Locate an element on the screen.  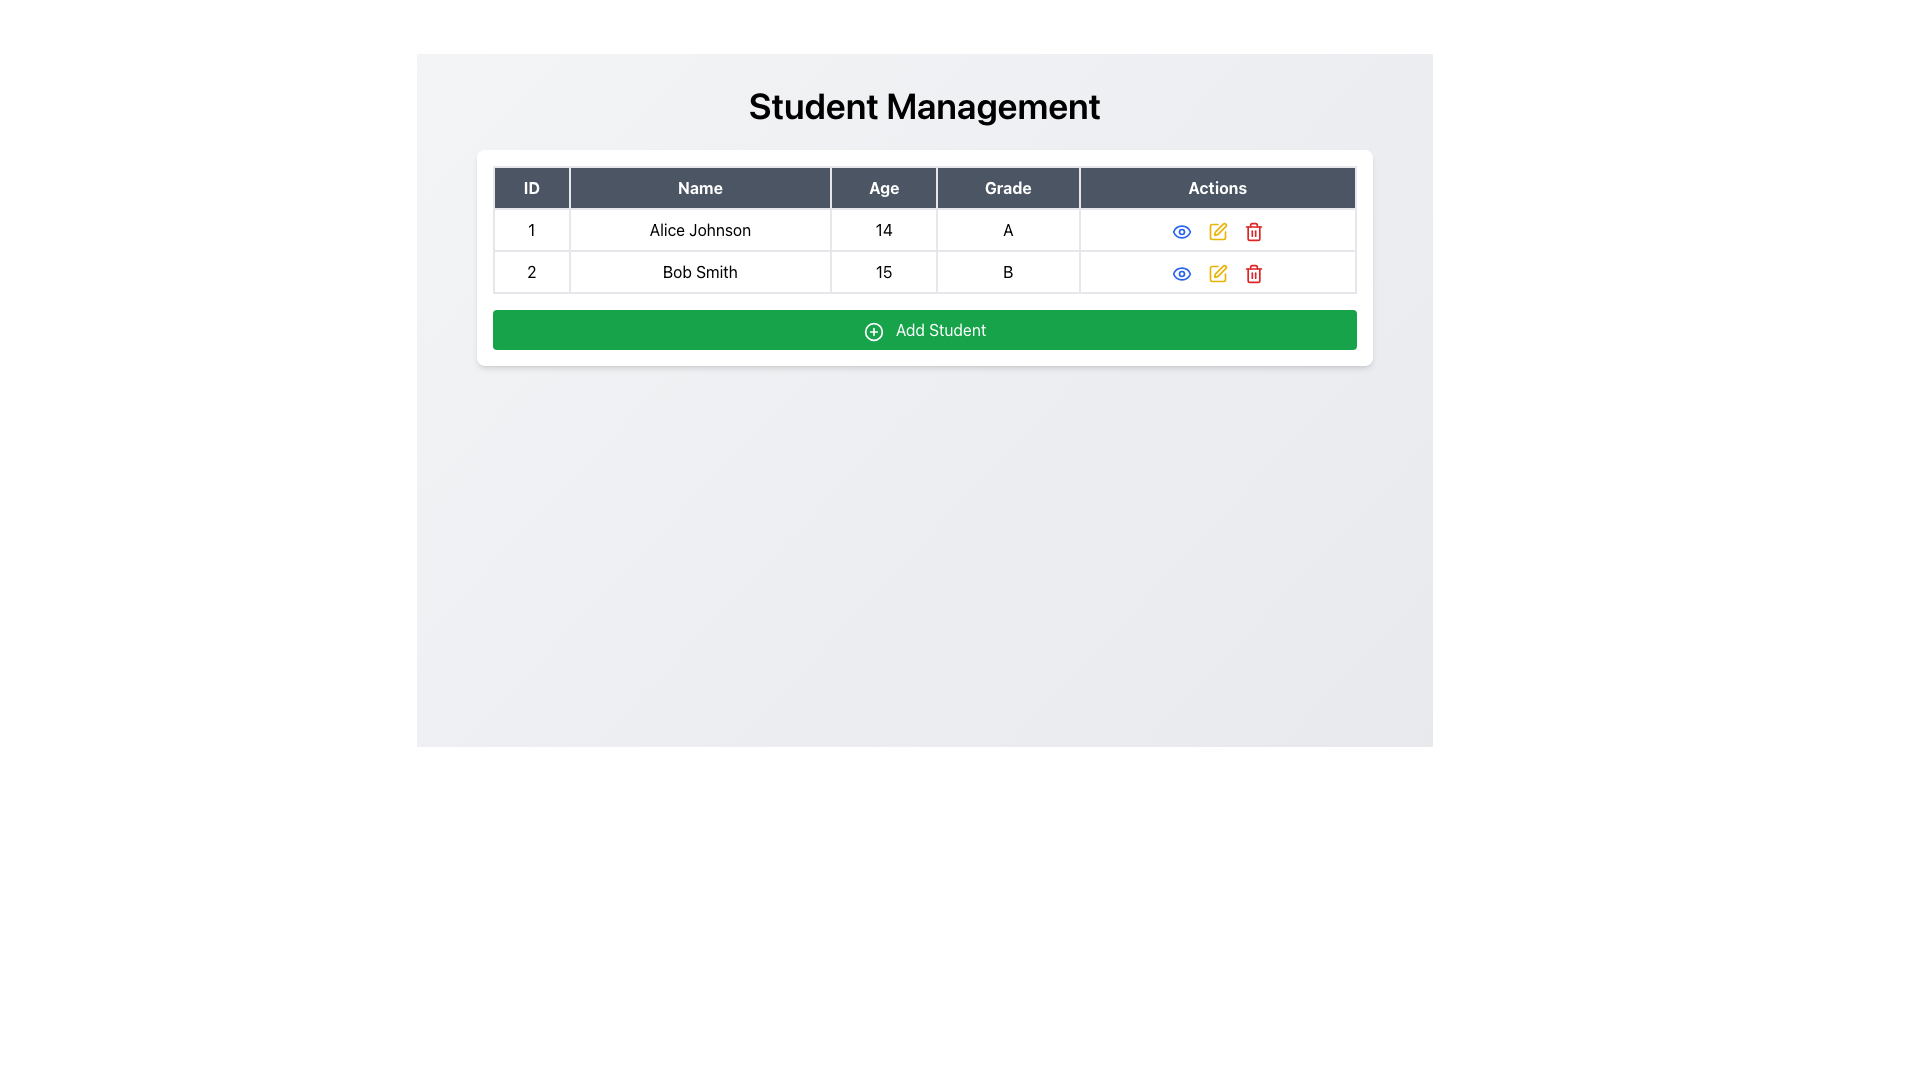
the edit icon located in the 'Actions' column of the second row of the data table, which is represented by a square-pen SVG icon is located at coordinates (1219, 271).